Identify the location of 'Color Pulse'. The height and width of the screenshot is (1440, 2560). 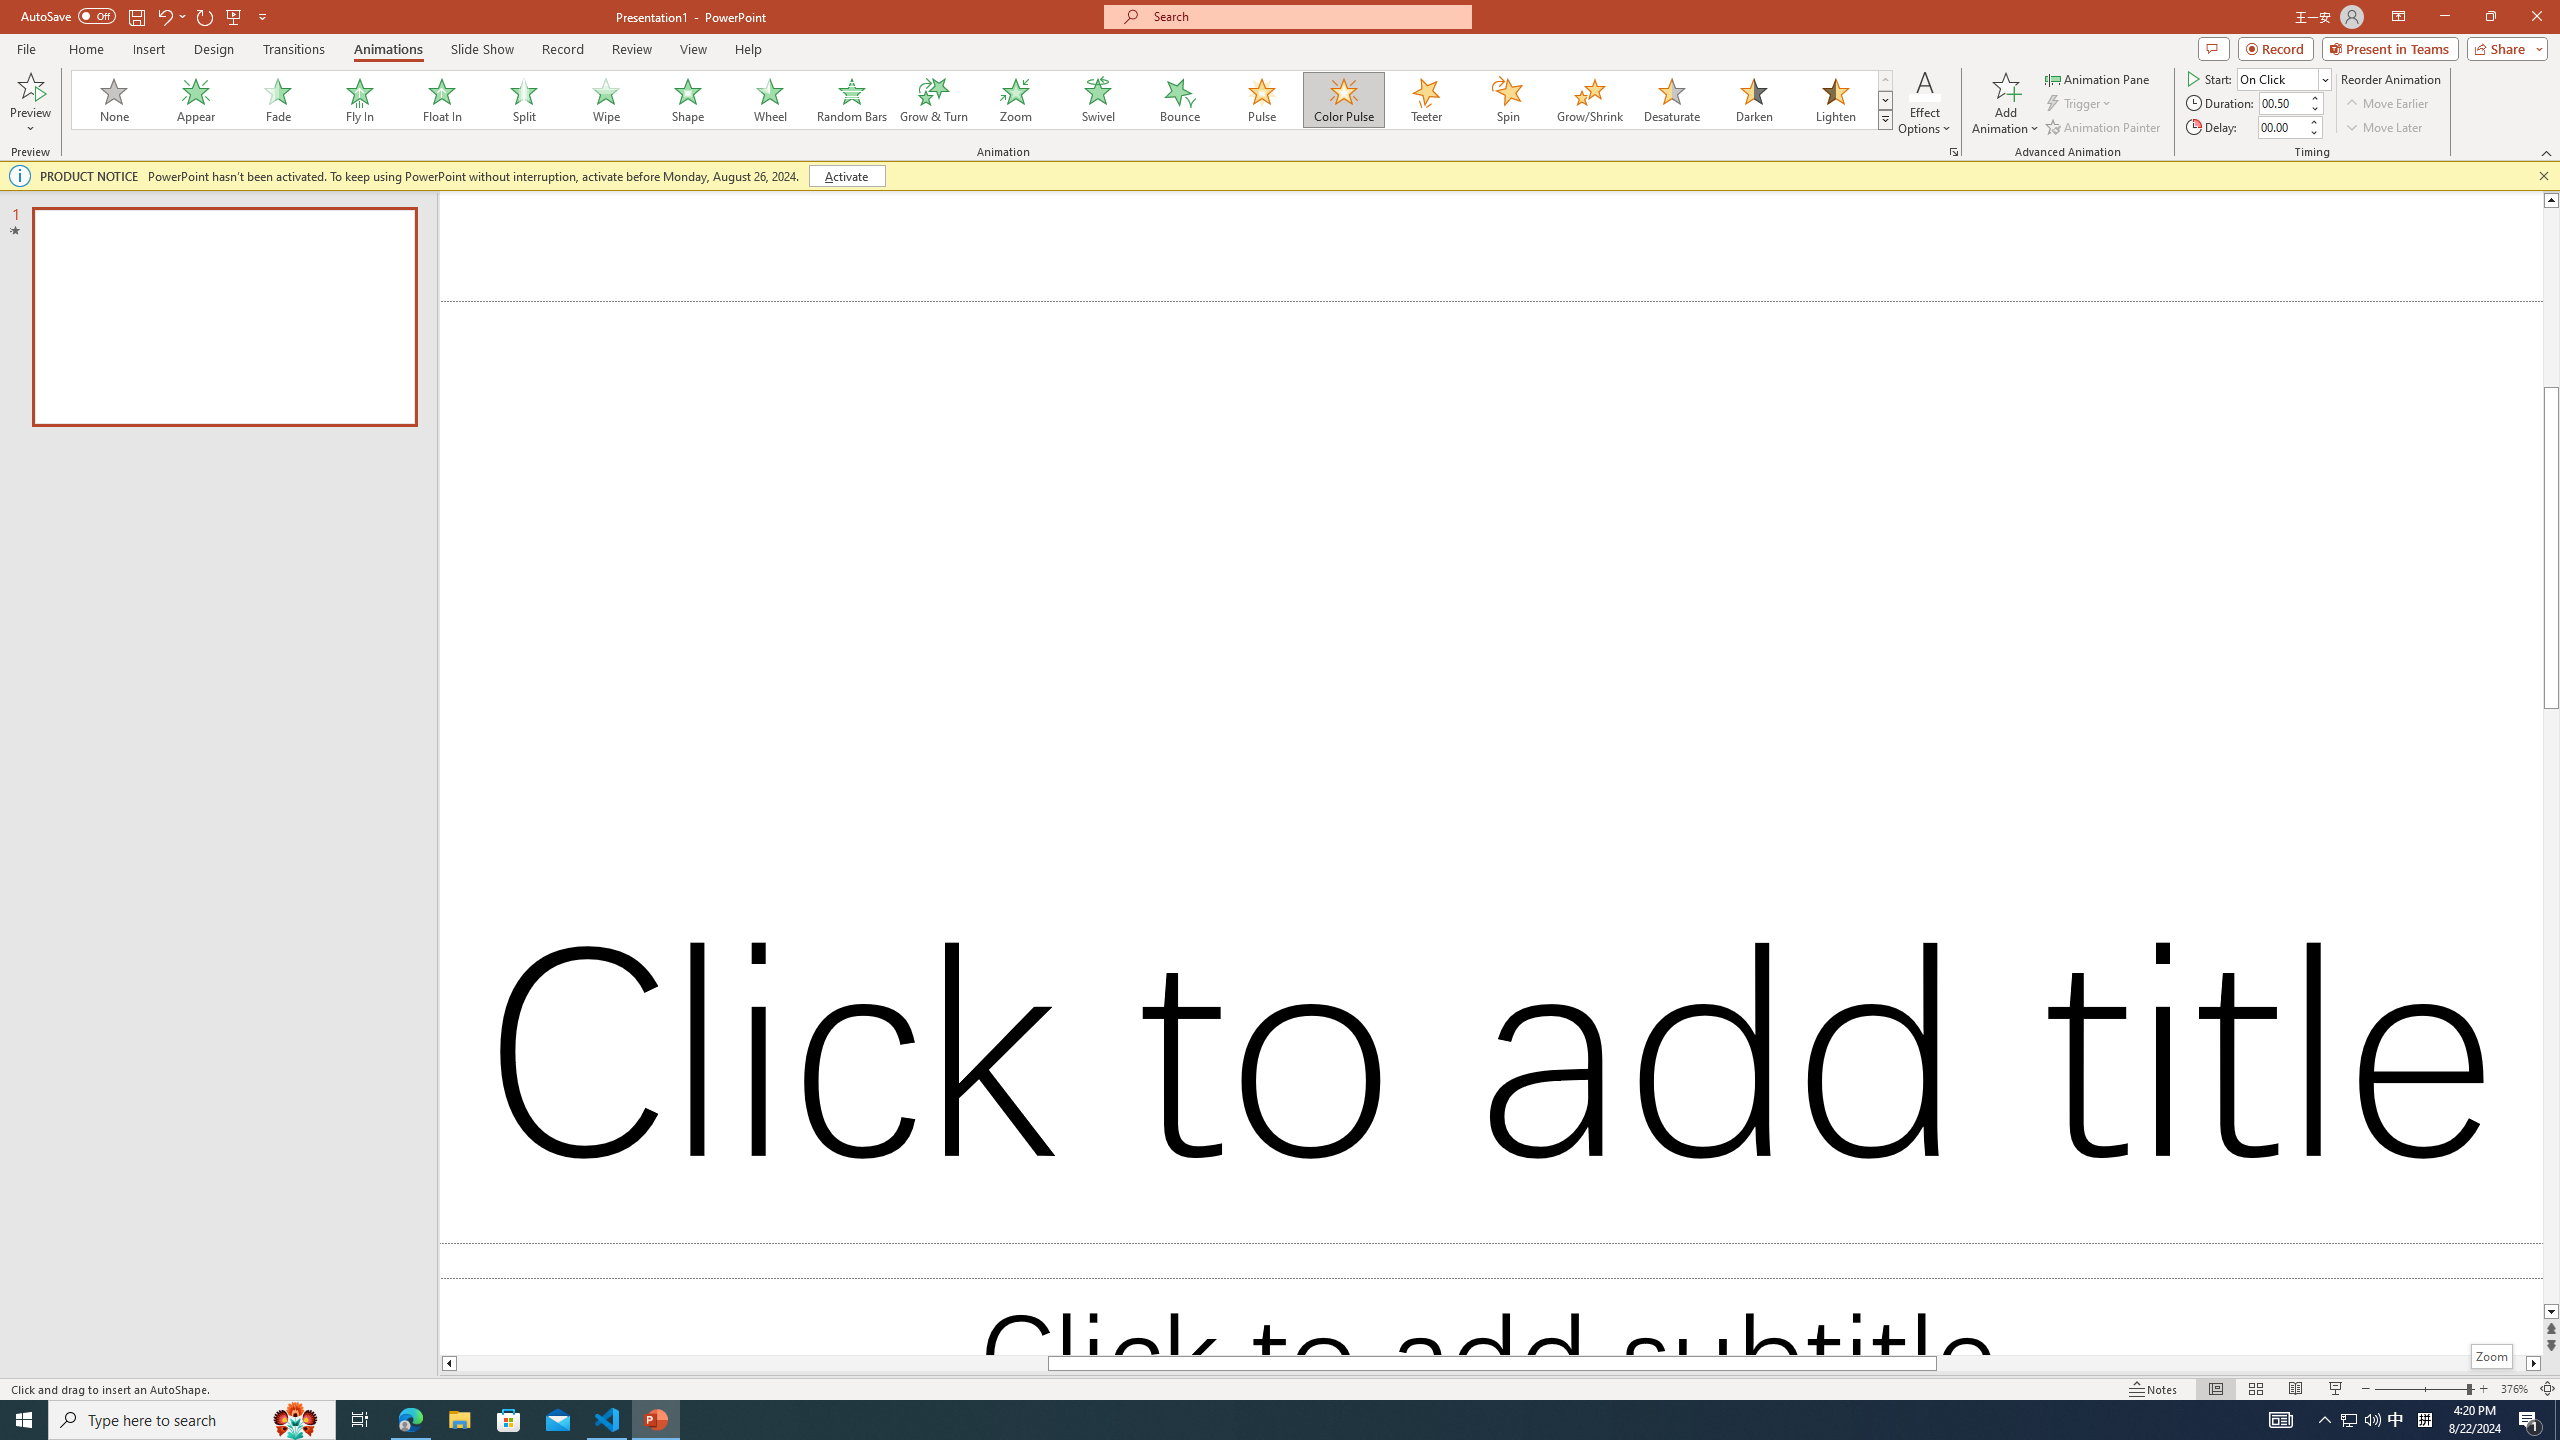
(1344, 99).